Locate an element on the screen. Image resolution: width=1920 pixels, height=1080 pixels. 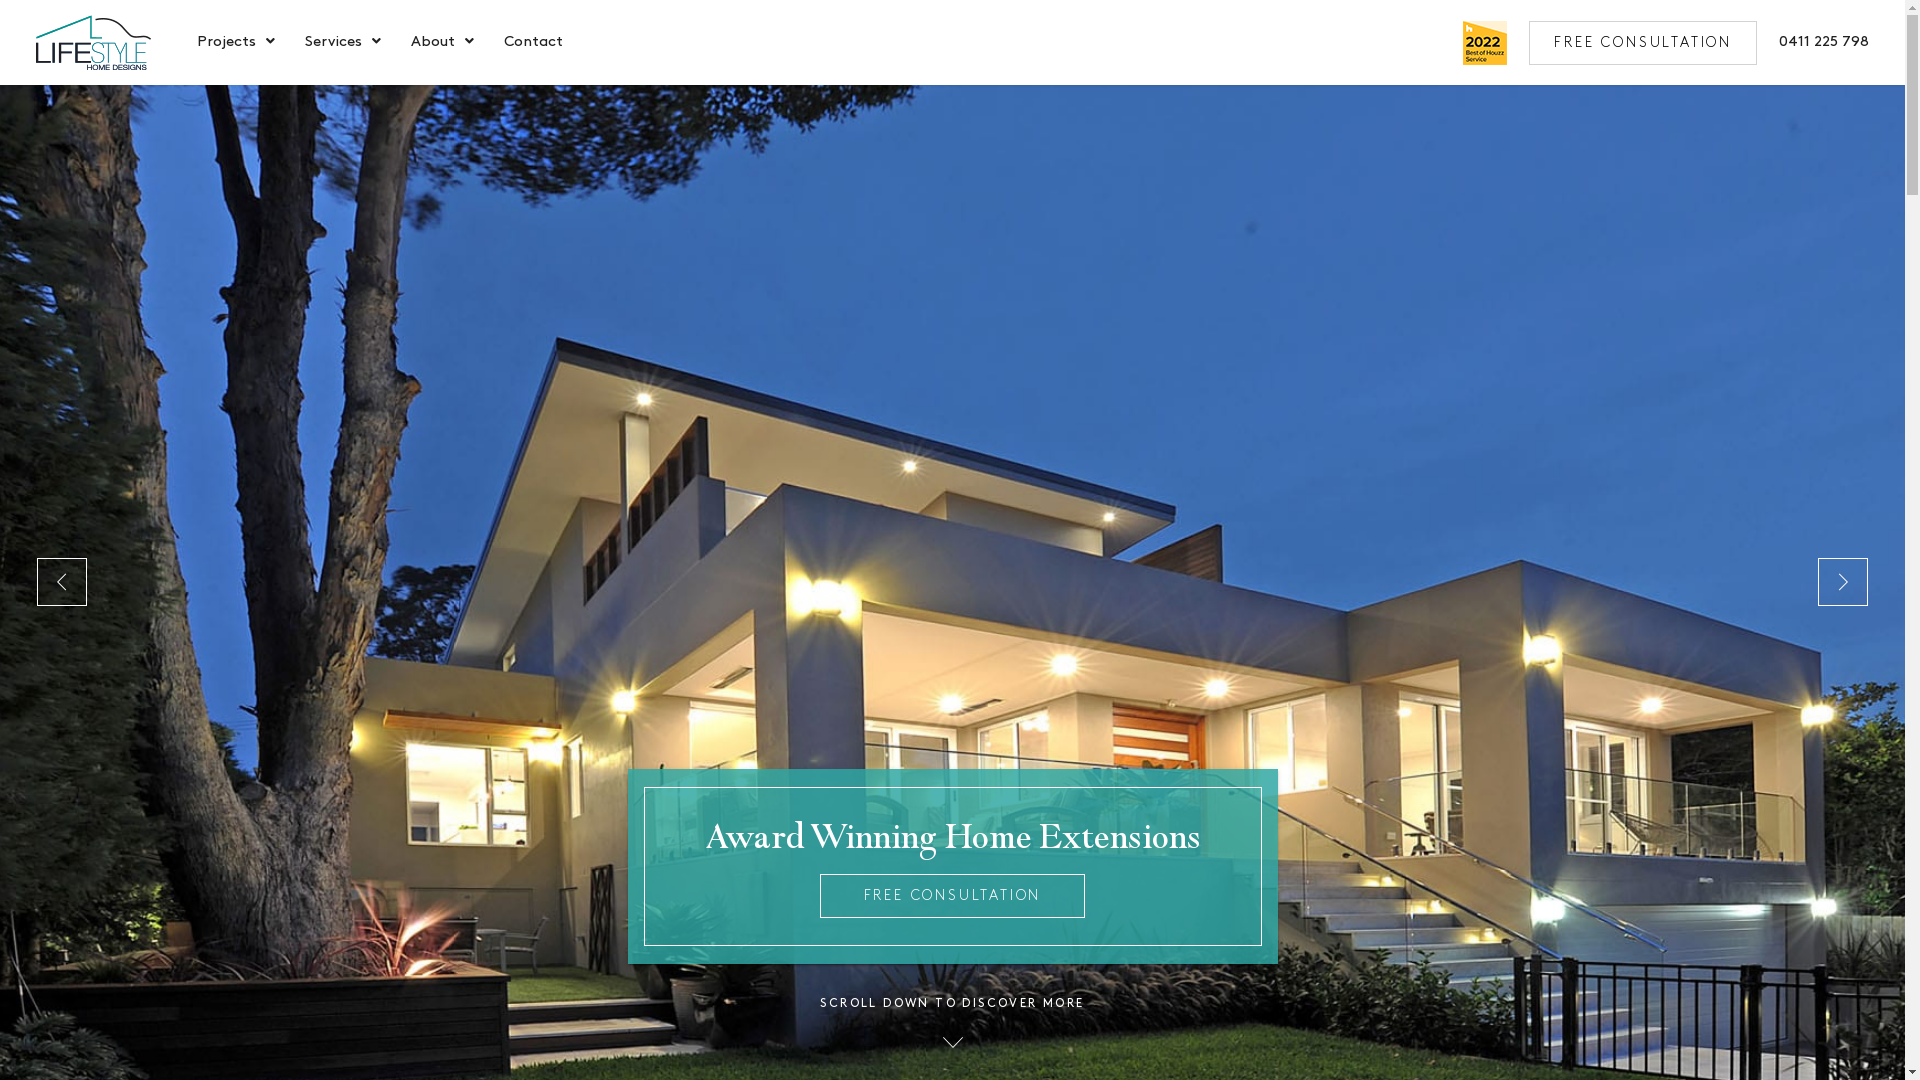
'FREE CONSULTATION' is located at coordinates (951, 894).